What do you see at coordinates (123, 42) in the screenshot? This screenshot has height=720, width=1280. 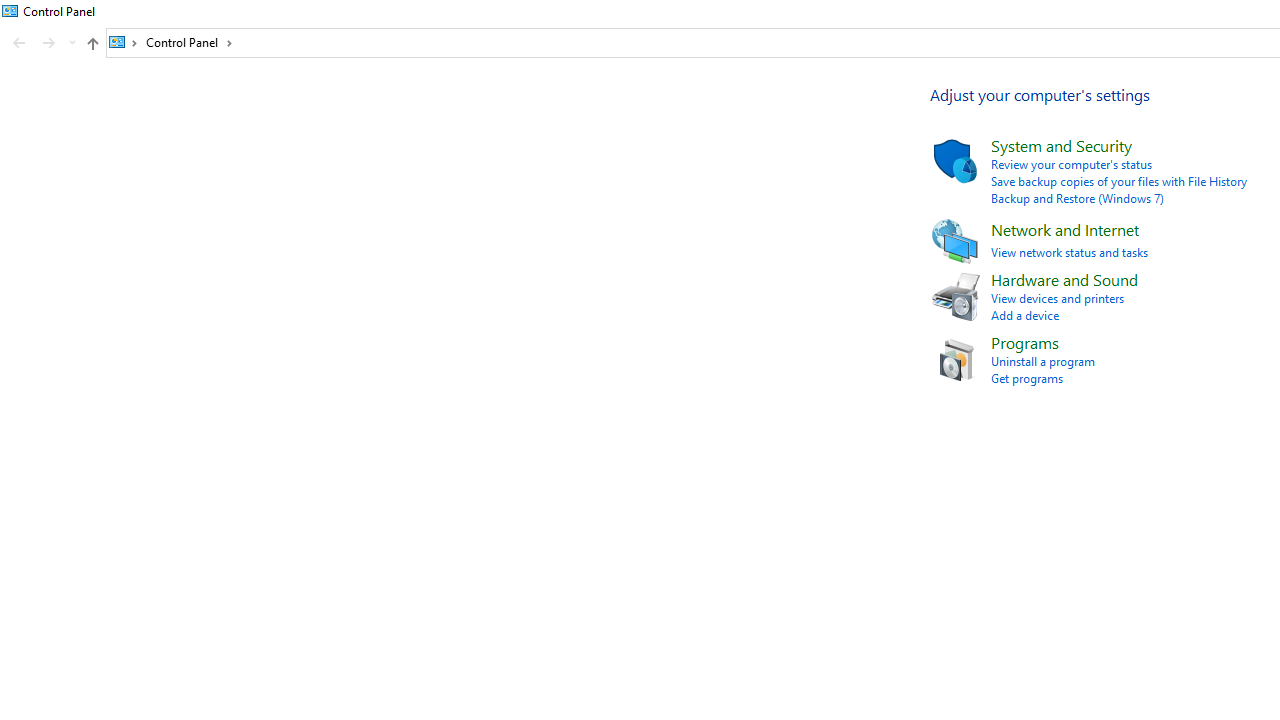 I see `'All locations'` at bounding box center [123, 42].